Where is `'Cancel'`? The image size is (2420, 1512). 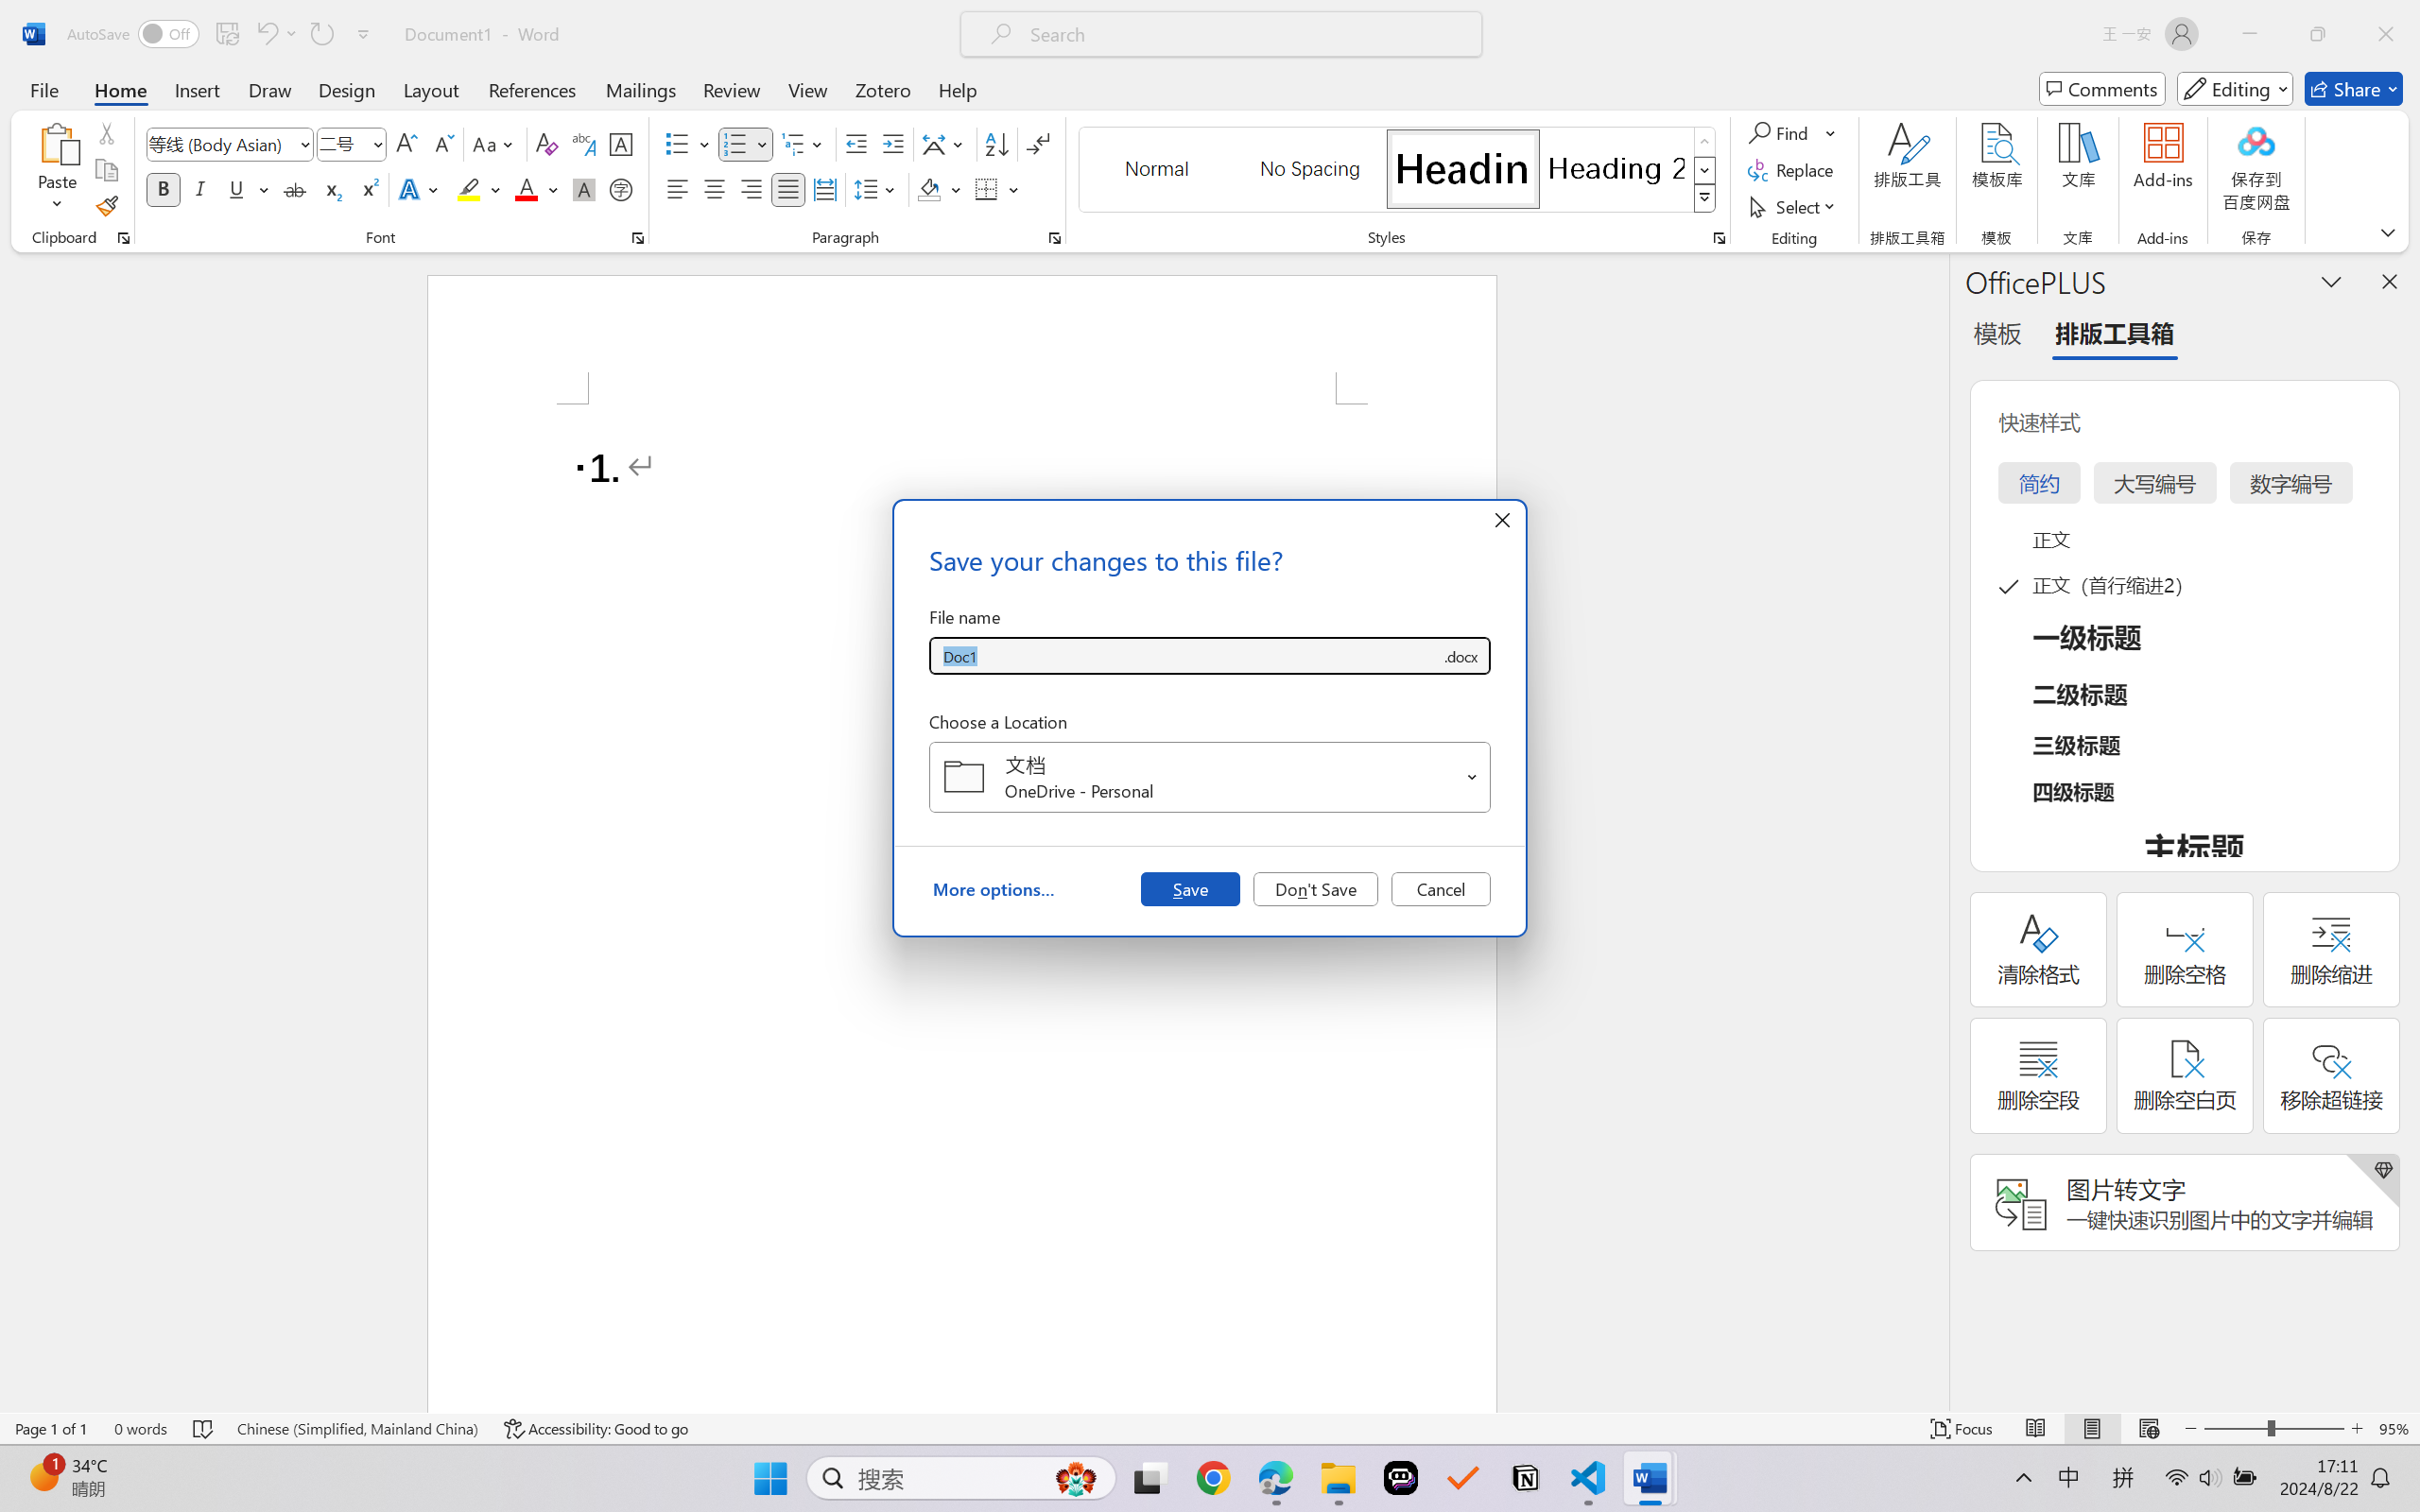 'Cancel' is located at coordinates (1440, 887).